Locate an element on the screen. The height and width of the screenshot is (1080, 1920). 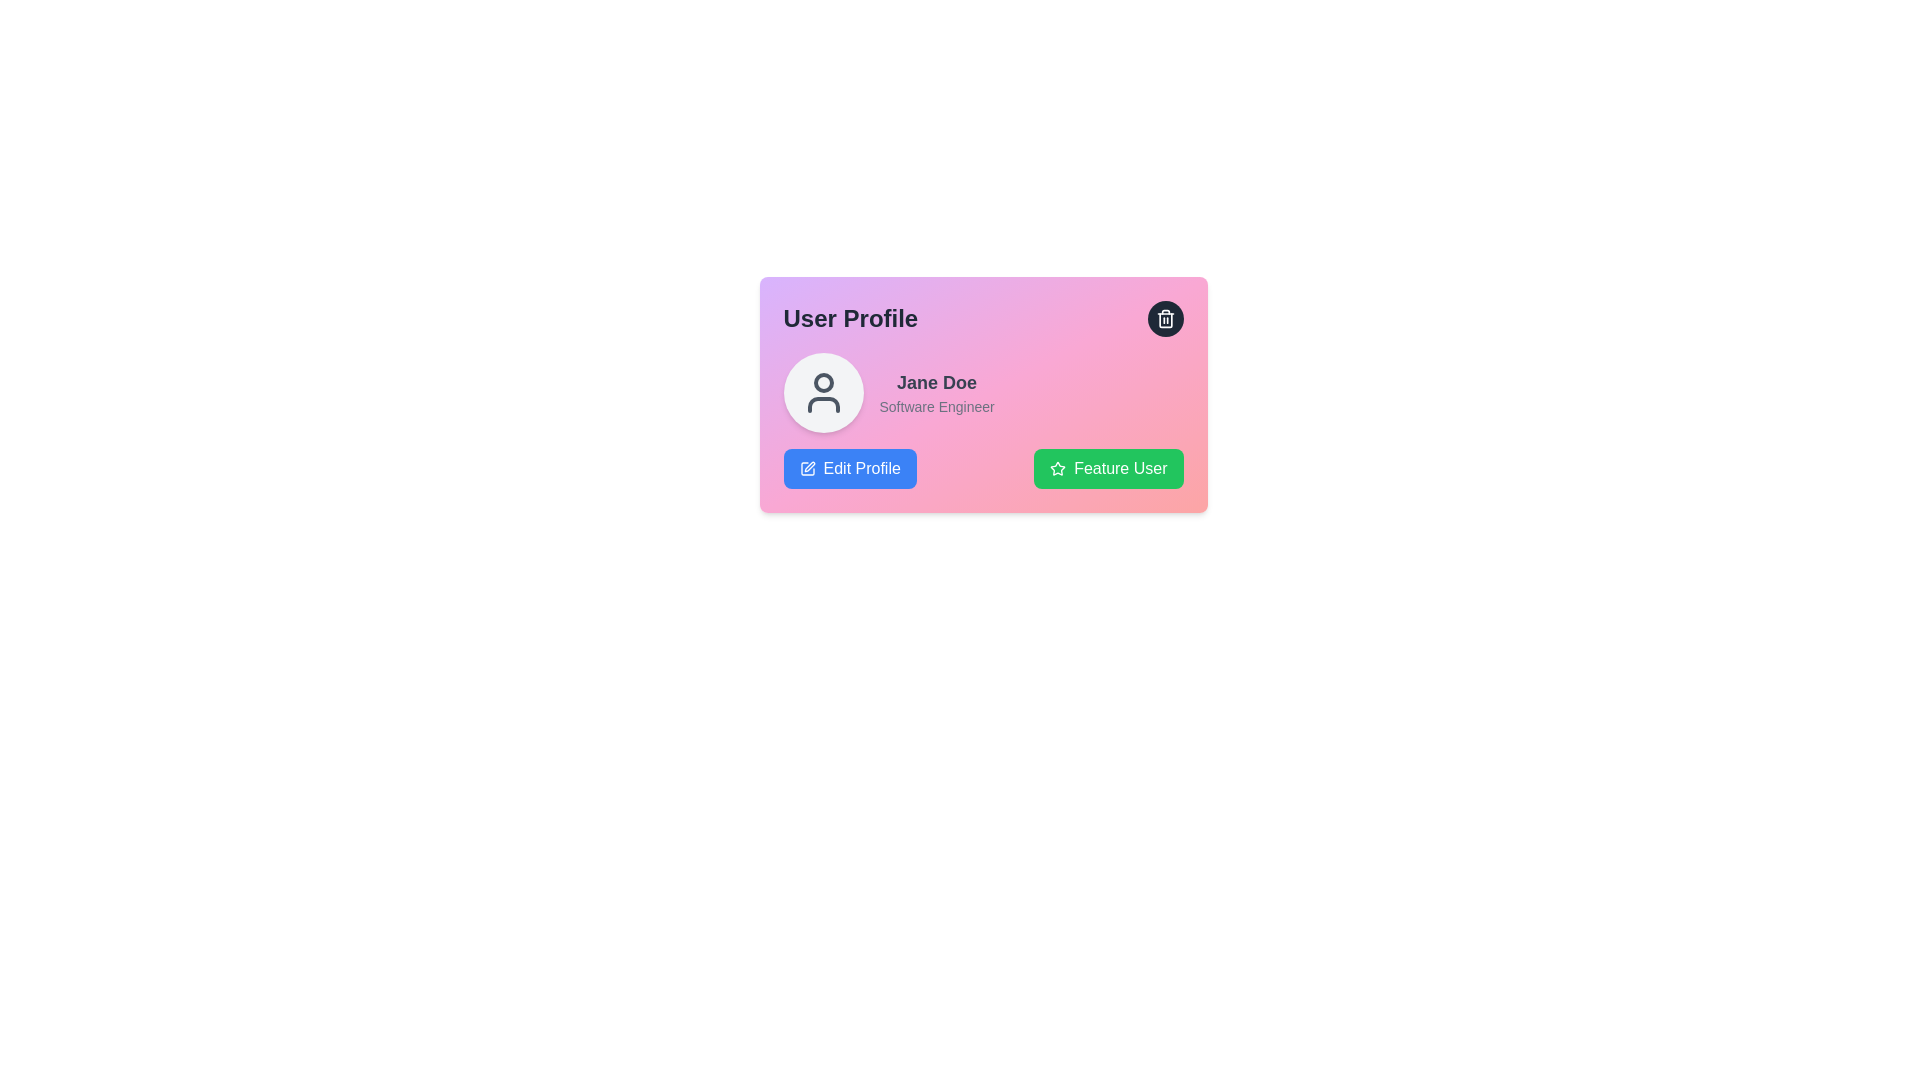
the user avatar icon located at the top-left of the 'User Profile' card, which represents the user and is centrally aligned within a circular area above the text 'Jane Doe' and 'Software Engineer' is located at coordinates (823, 393).